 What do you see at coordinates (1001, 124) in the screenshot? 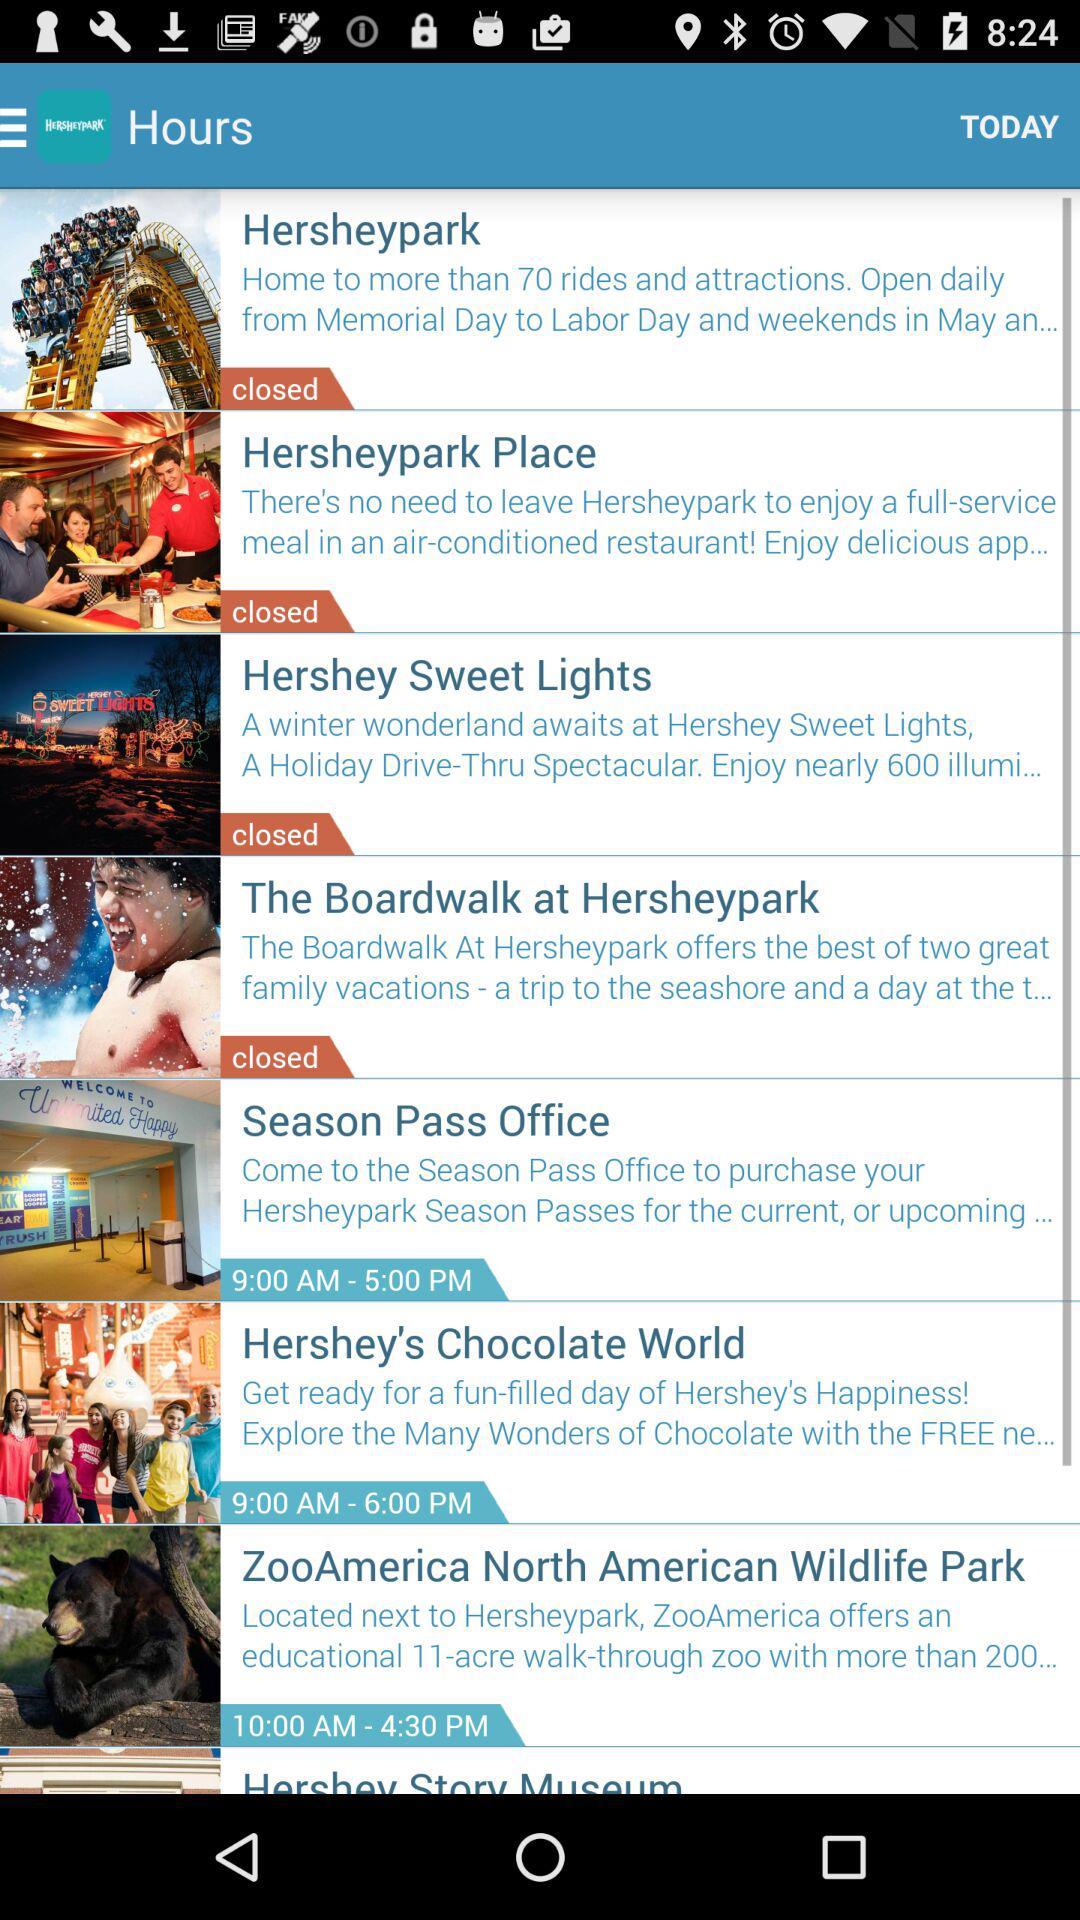
I see `the app to the right of the hours icon` at bounding box center [1001, 124].